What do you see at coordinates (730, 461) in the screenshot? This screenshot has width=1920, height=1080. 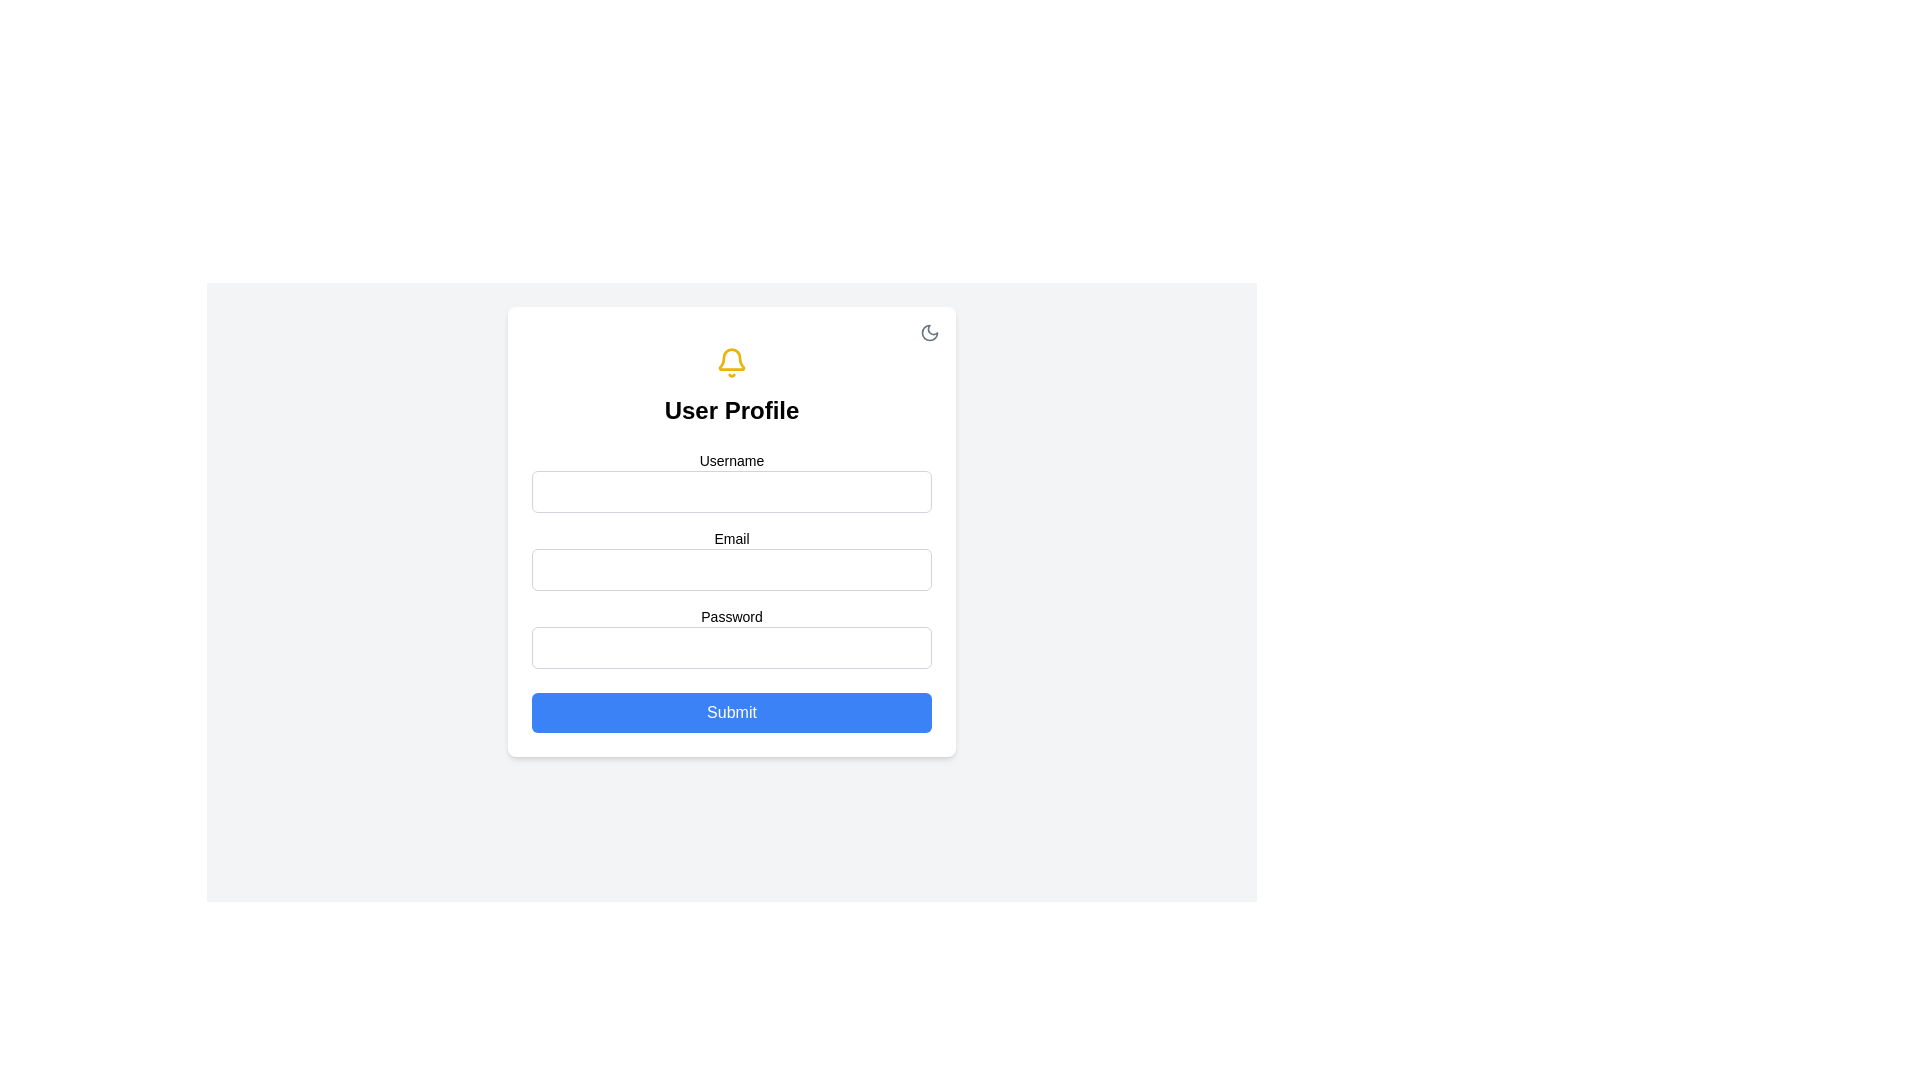 I see `the 'Username' text label which is styled in a smaller-sized font and positioned above the input field for entering a username in the form layout` at bounding box center [730, 461].